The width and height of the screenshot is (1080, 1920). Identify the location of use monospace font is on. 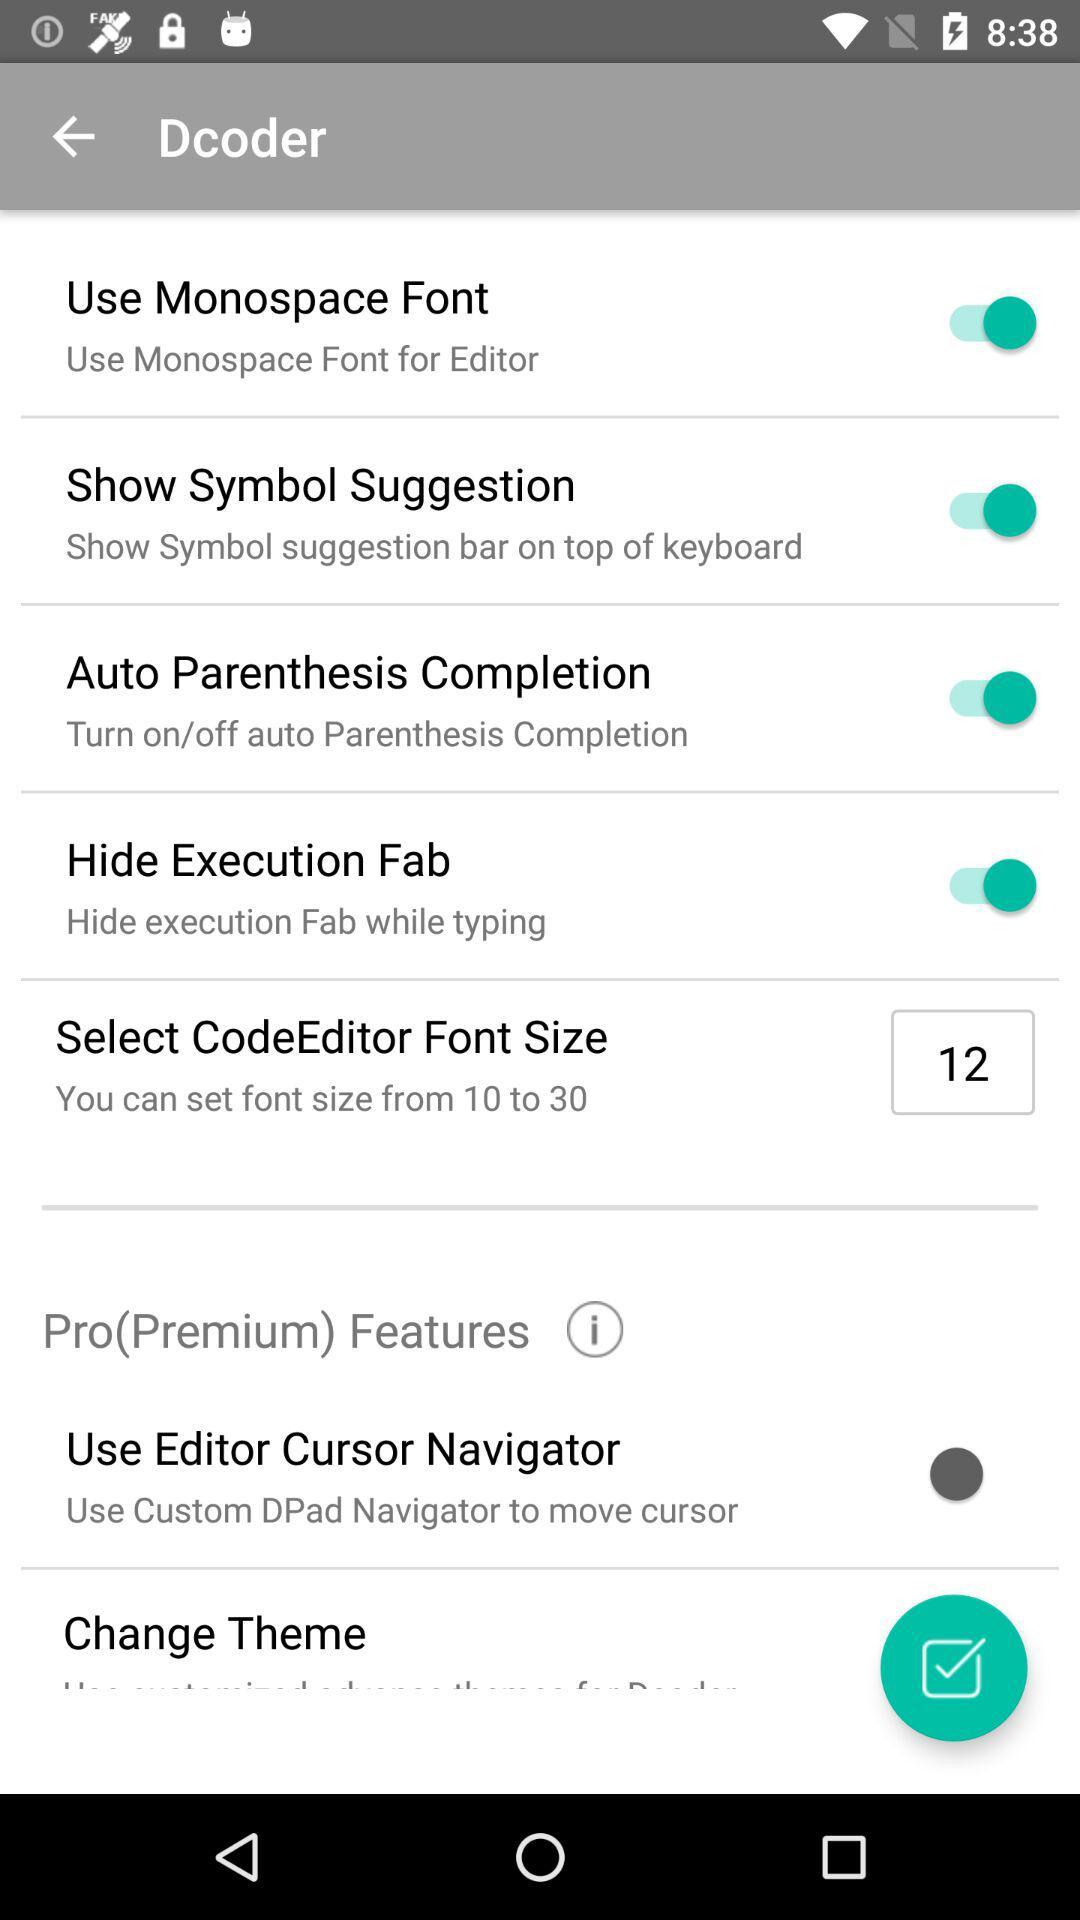
(968, 322).